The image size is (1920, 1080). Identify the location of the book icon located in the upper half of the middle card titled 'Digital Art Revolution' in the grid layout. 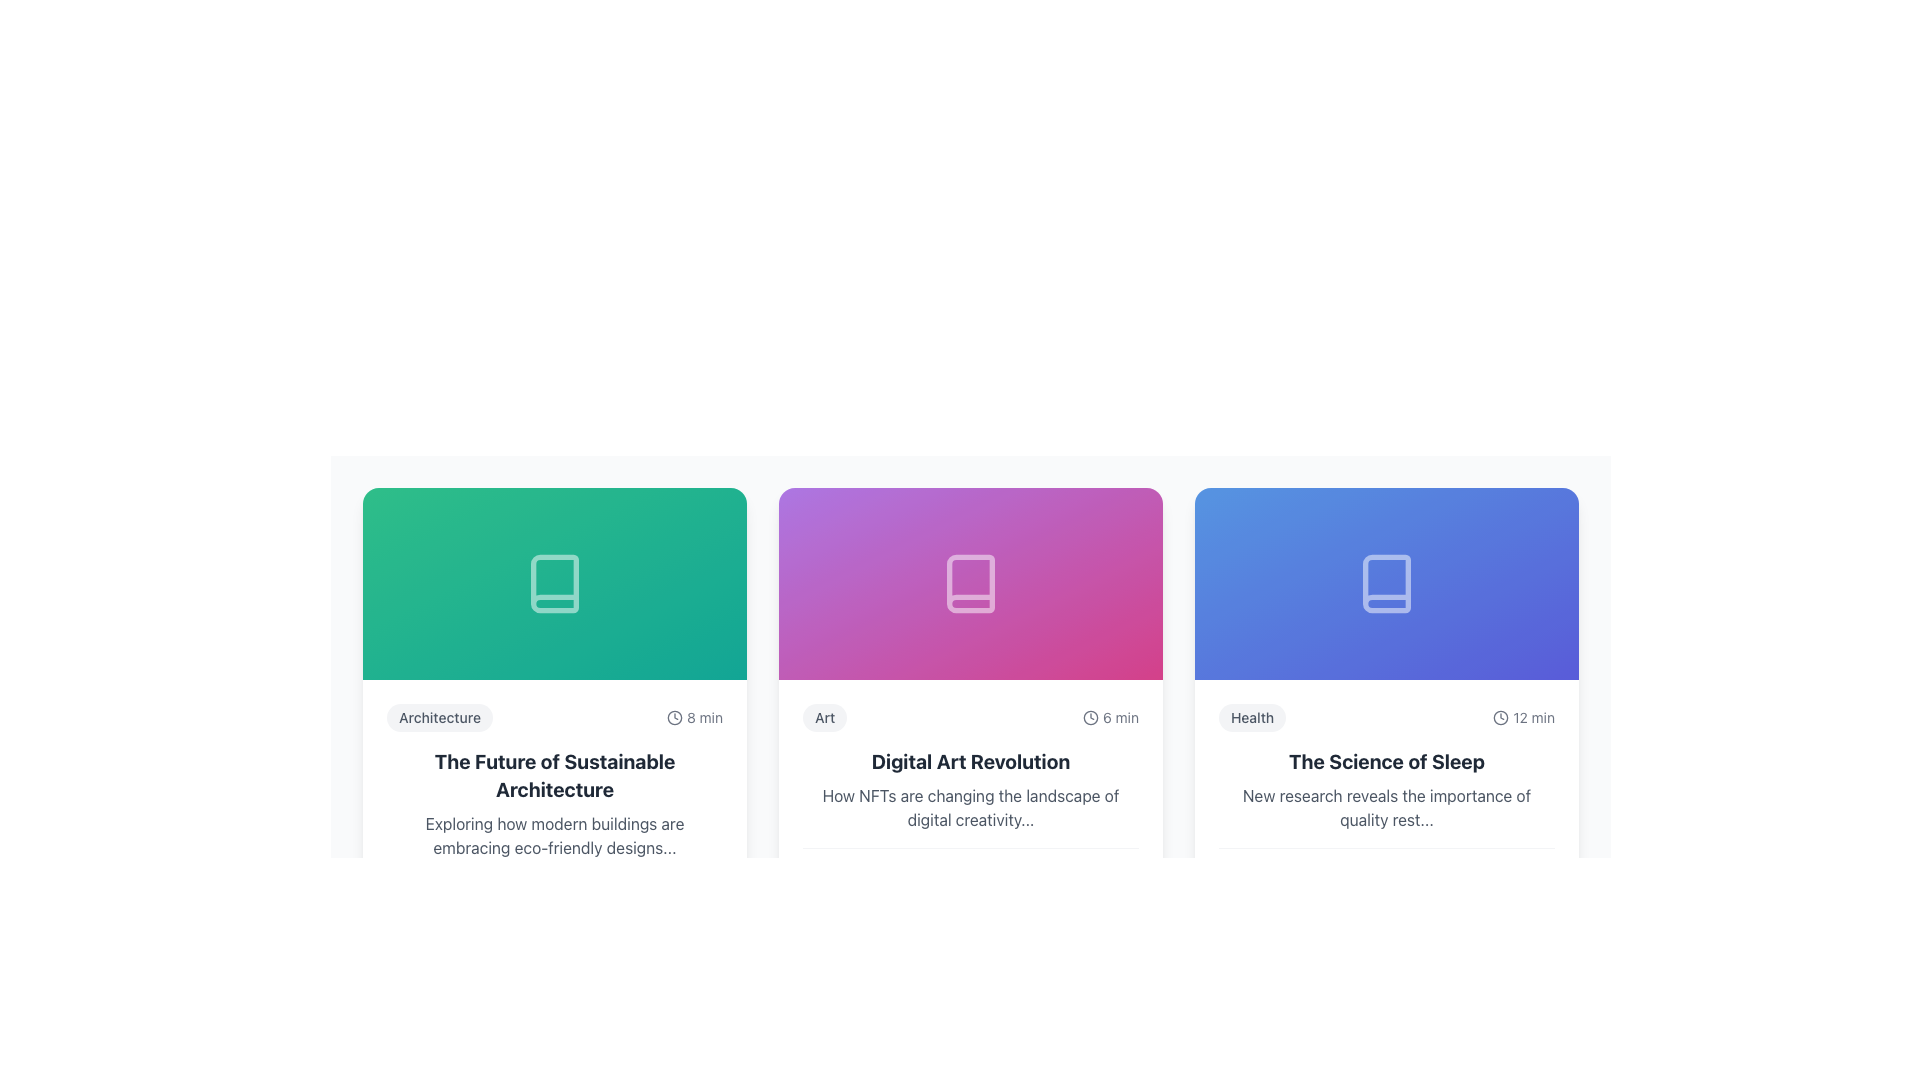
(970, 583).